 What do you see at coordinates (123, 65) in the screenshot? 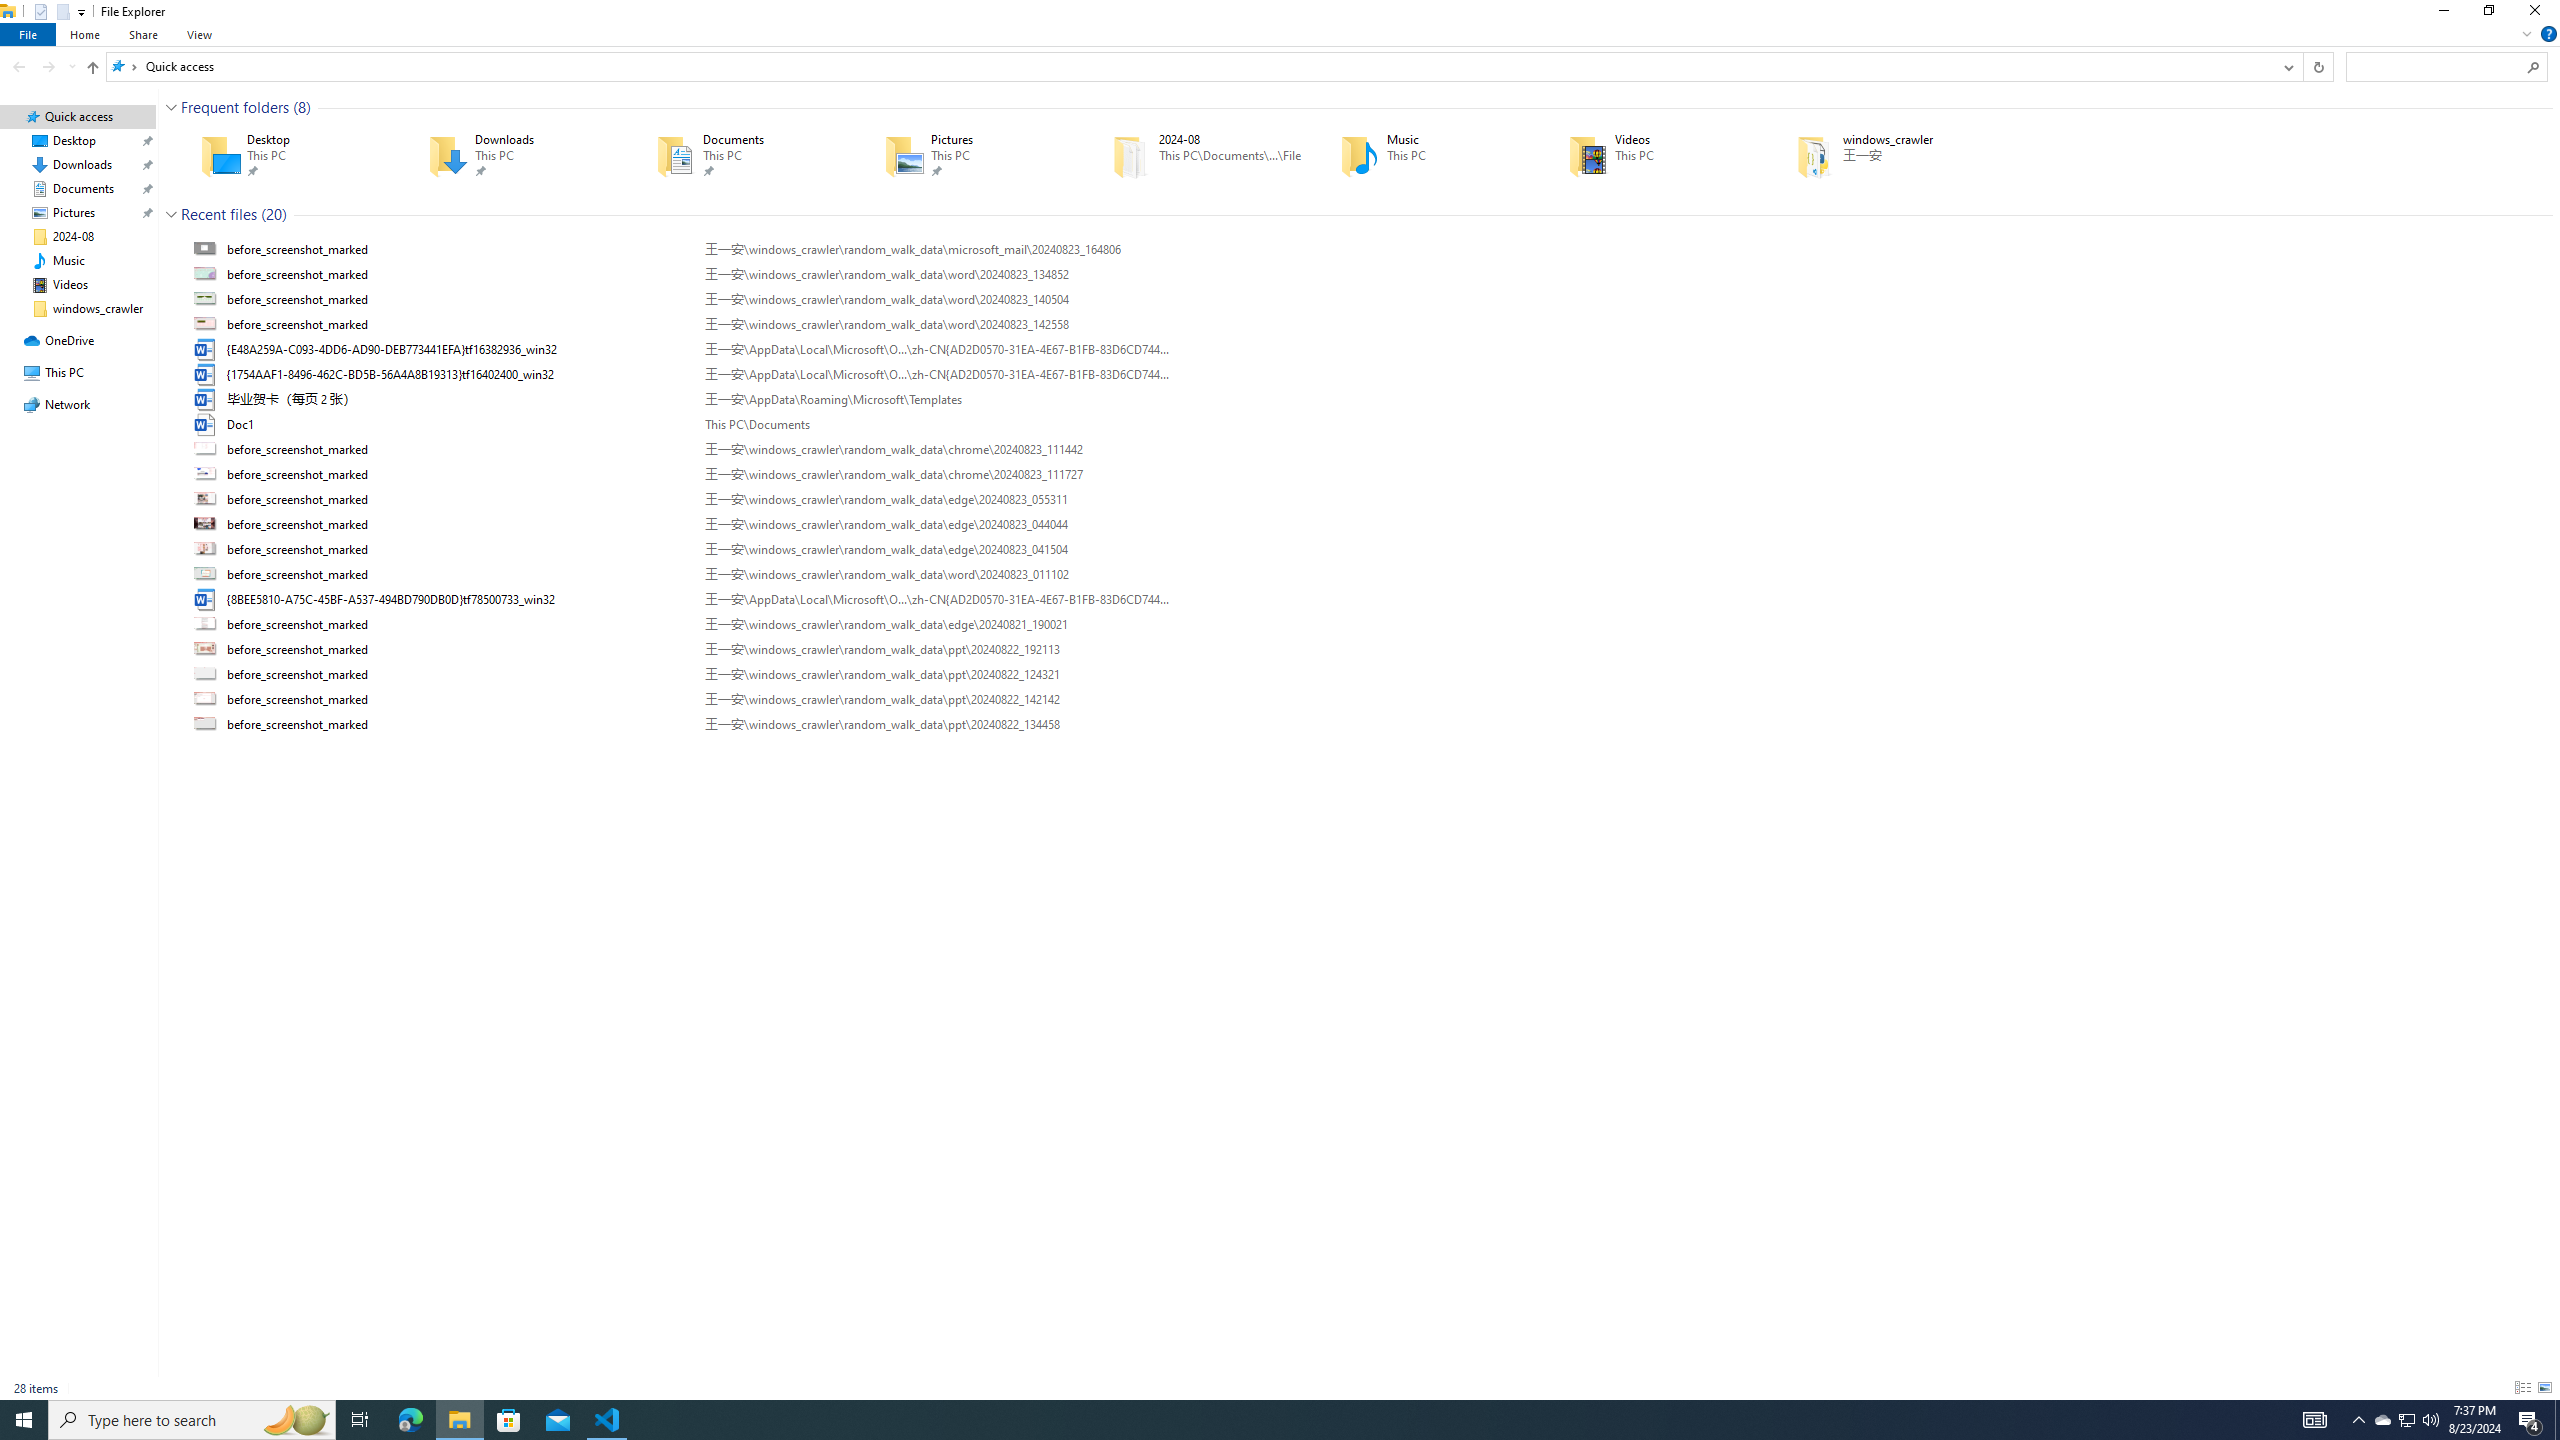
I see `'All locations'` at bounding box center [123, 65].